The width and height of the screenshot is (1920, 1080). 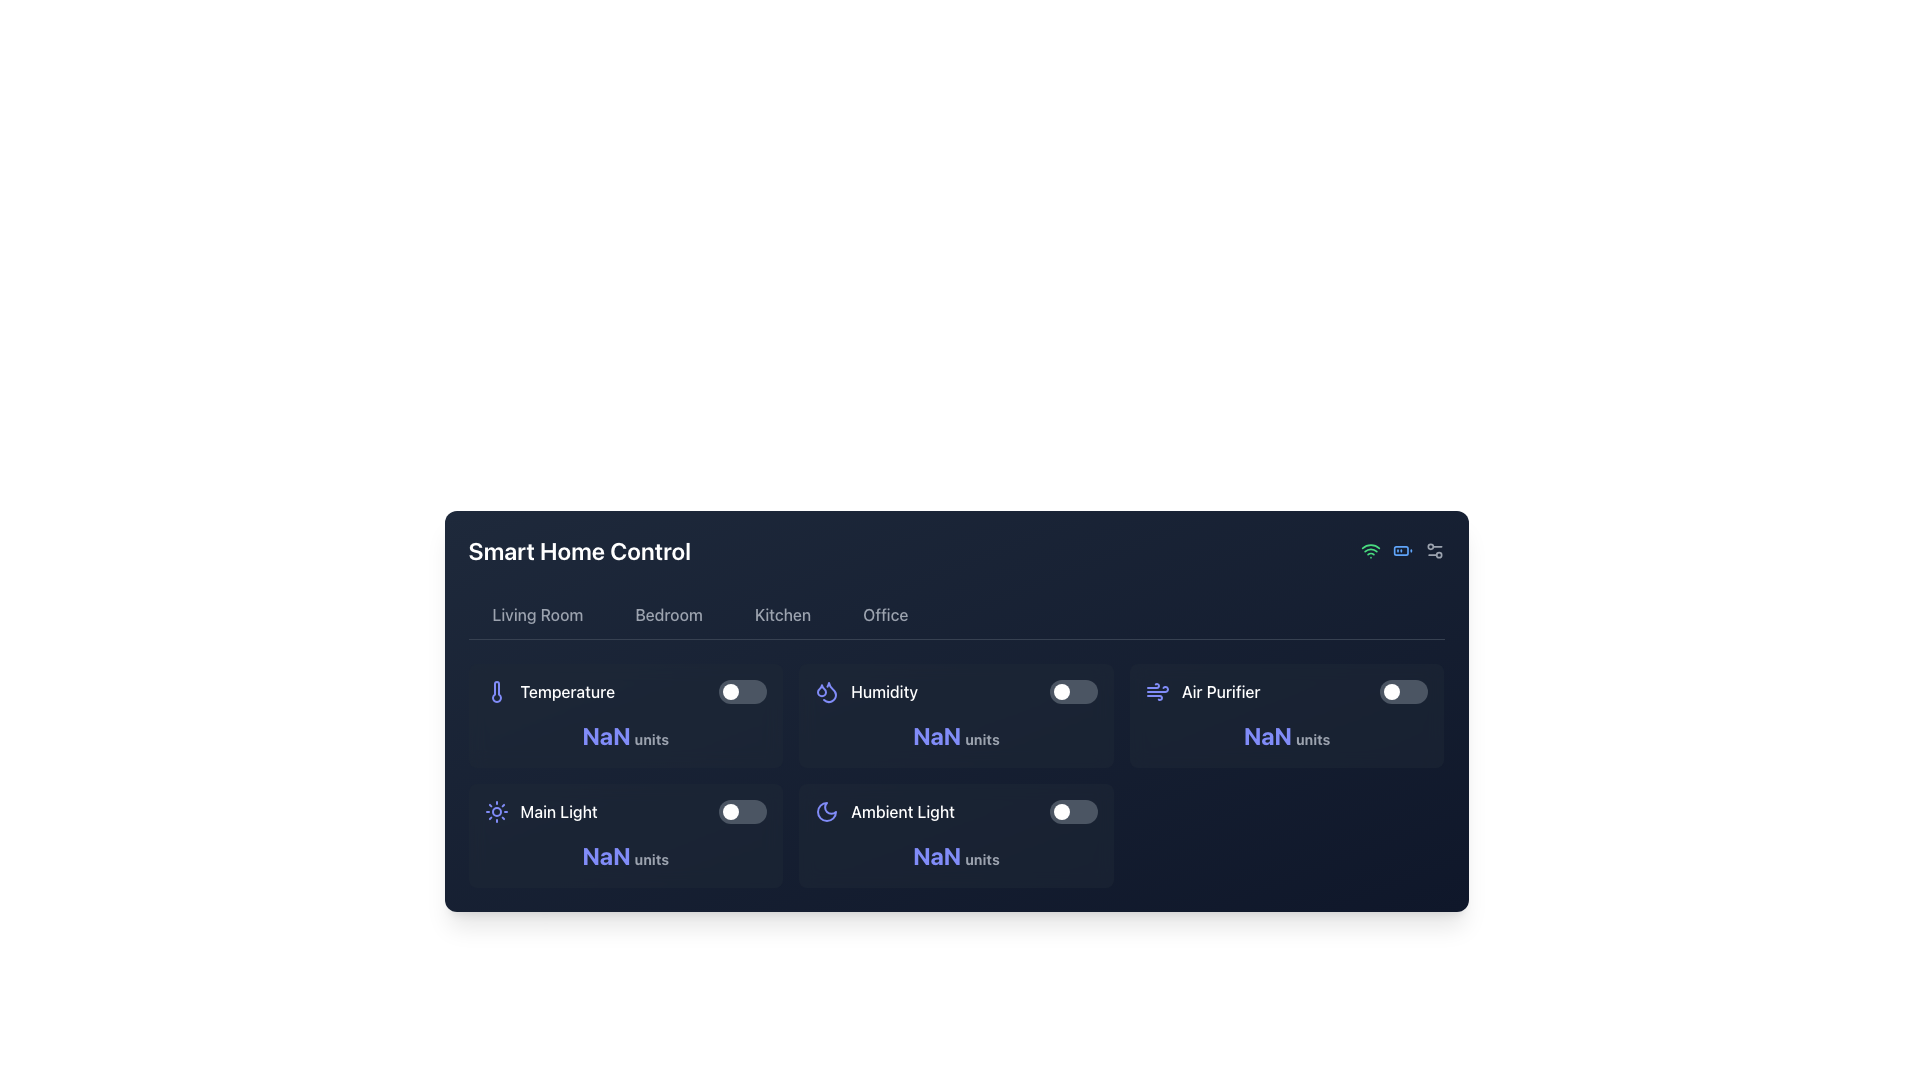 What do you see at coordinates (651, 739) in the screenshot?
I see `the static text label displaying 'units' which is located to the right of the bold 'NaN' text under the 'Temperature' section in the Smart Home Control panel` at bounding box center [651, 739].